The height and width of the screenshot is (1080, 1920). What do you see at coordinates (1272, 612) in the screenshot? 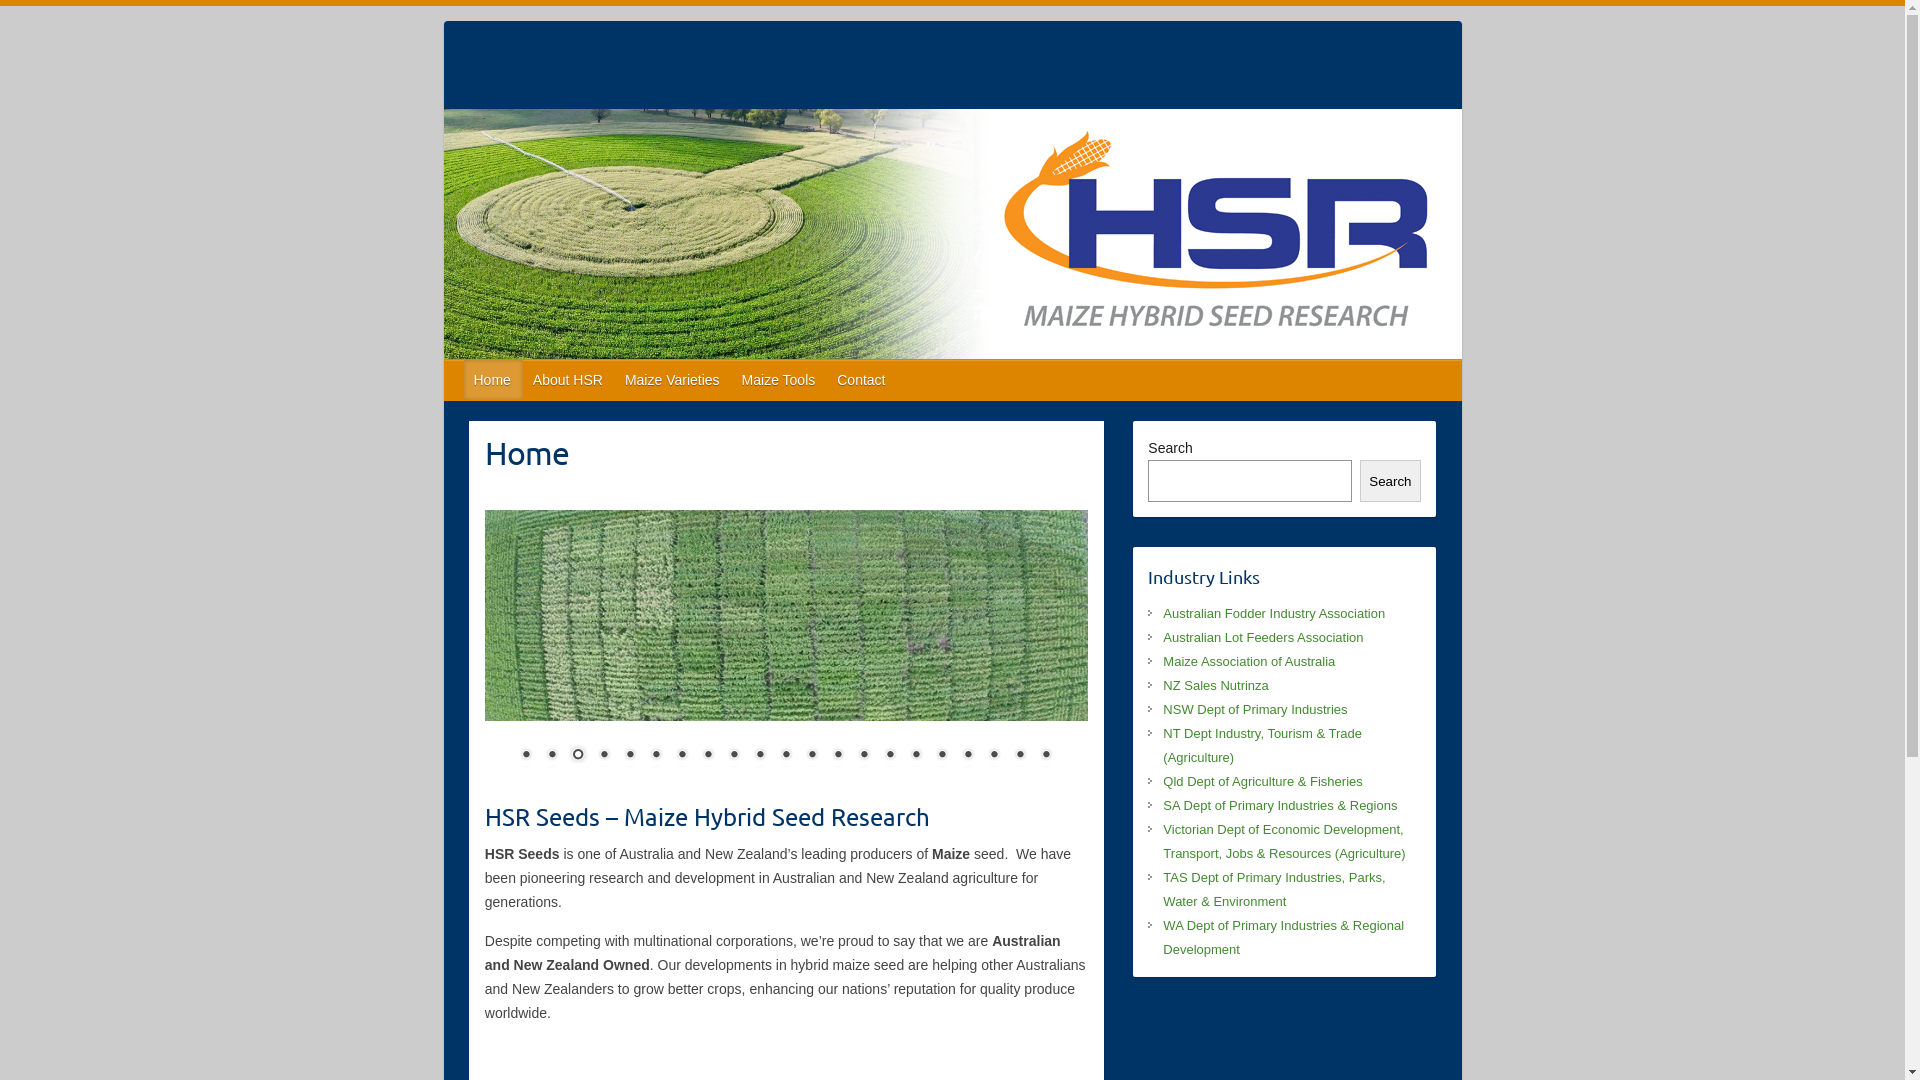
I see `'Australian Fodder Industry Association'` at bounding box center [1272, 612].